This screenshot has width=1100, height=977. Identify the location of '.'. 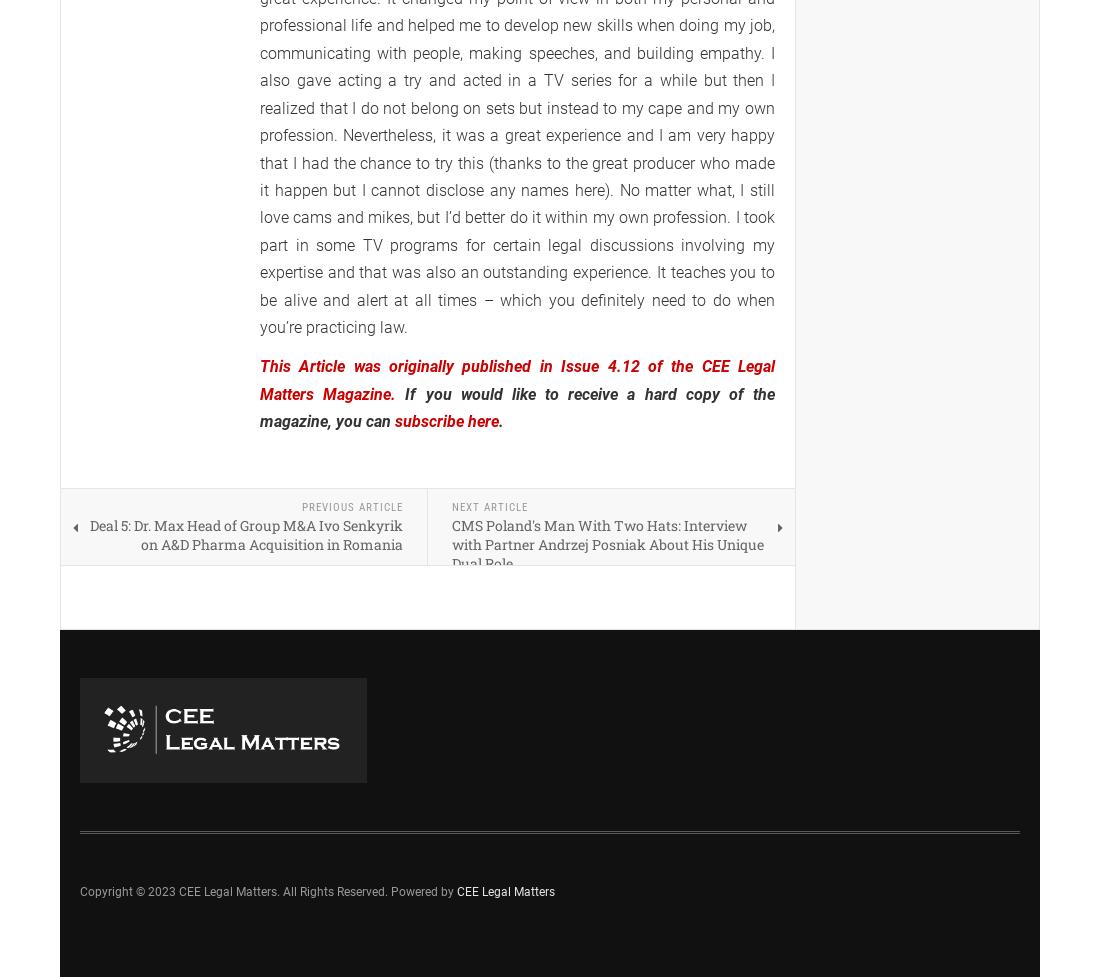
(501, 421).